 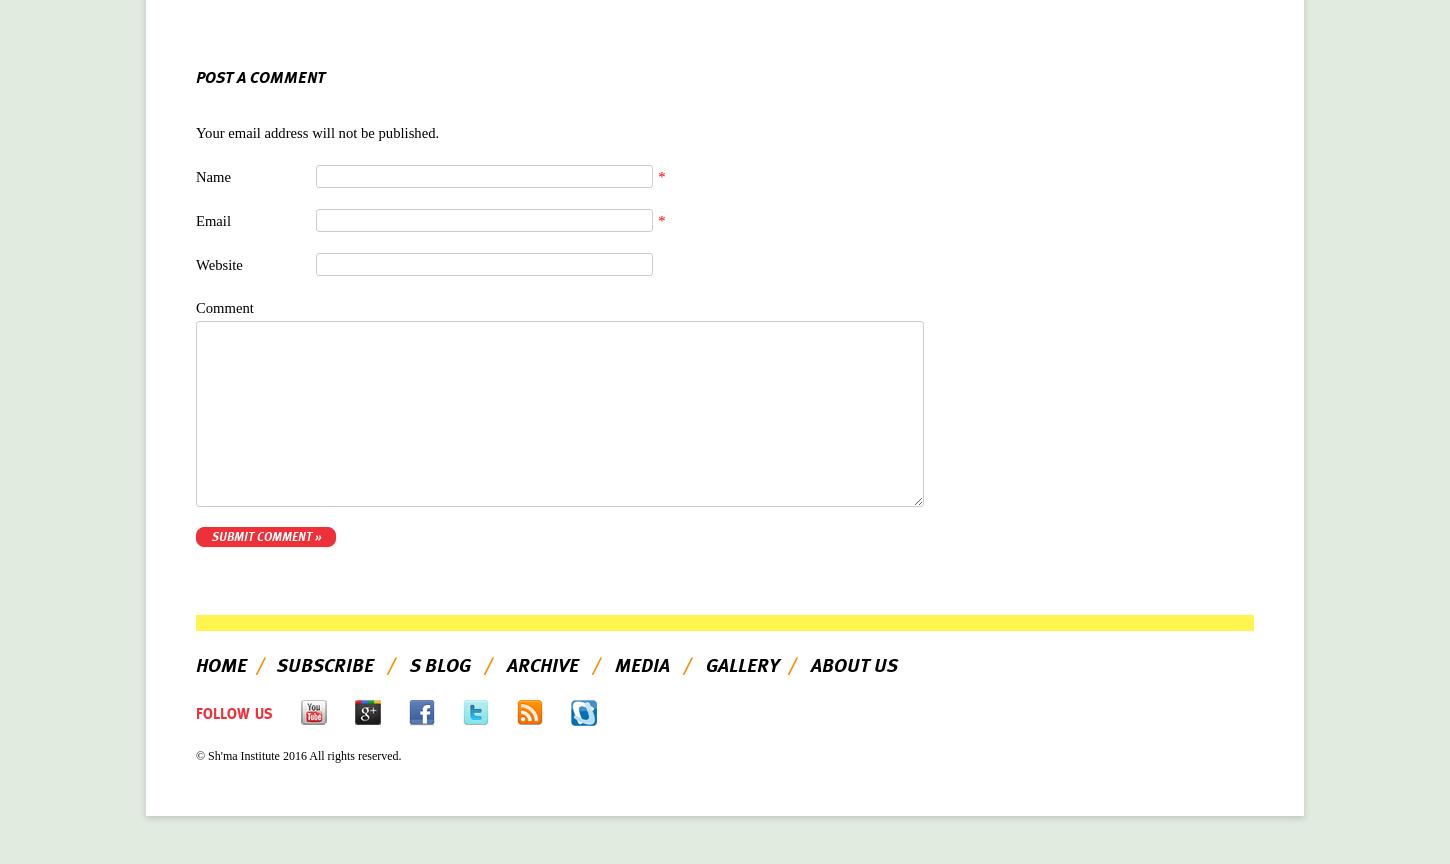 I want to click on 'Comment', so click(x=223, y=306).